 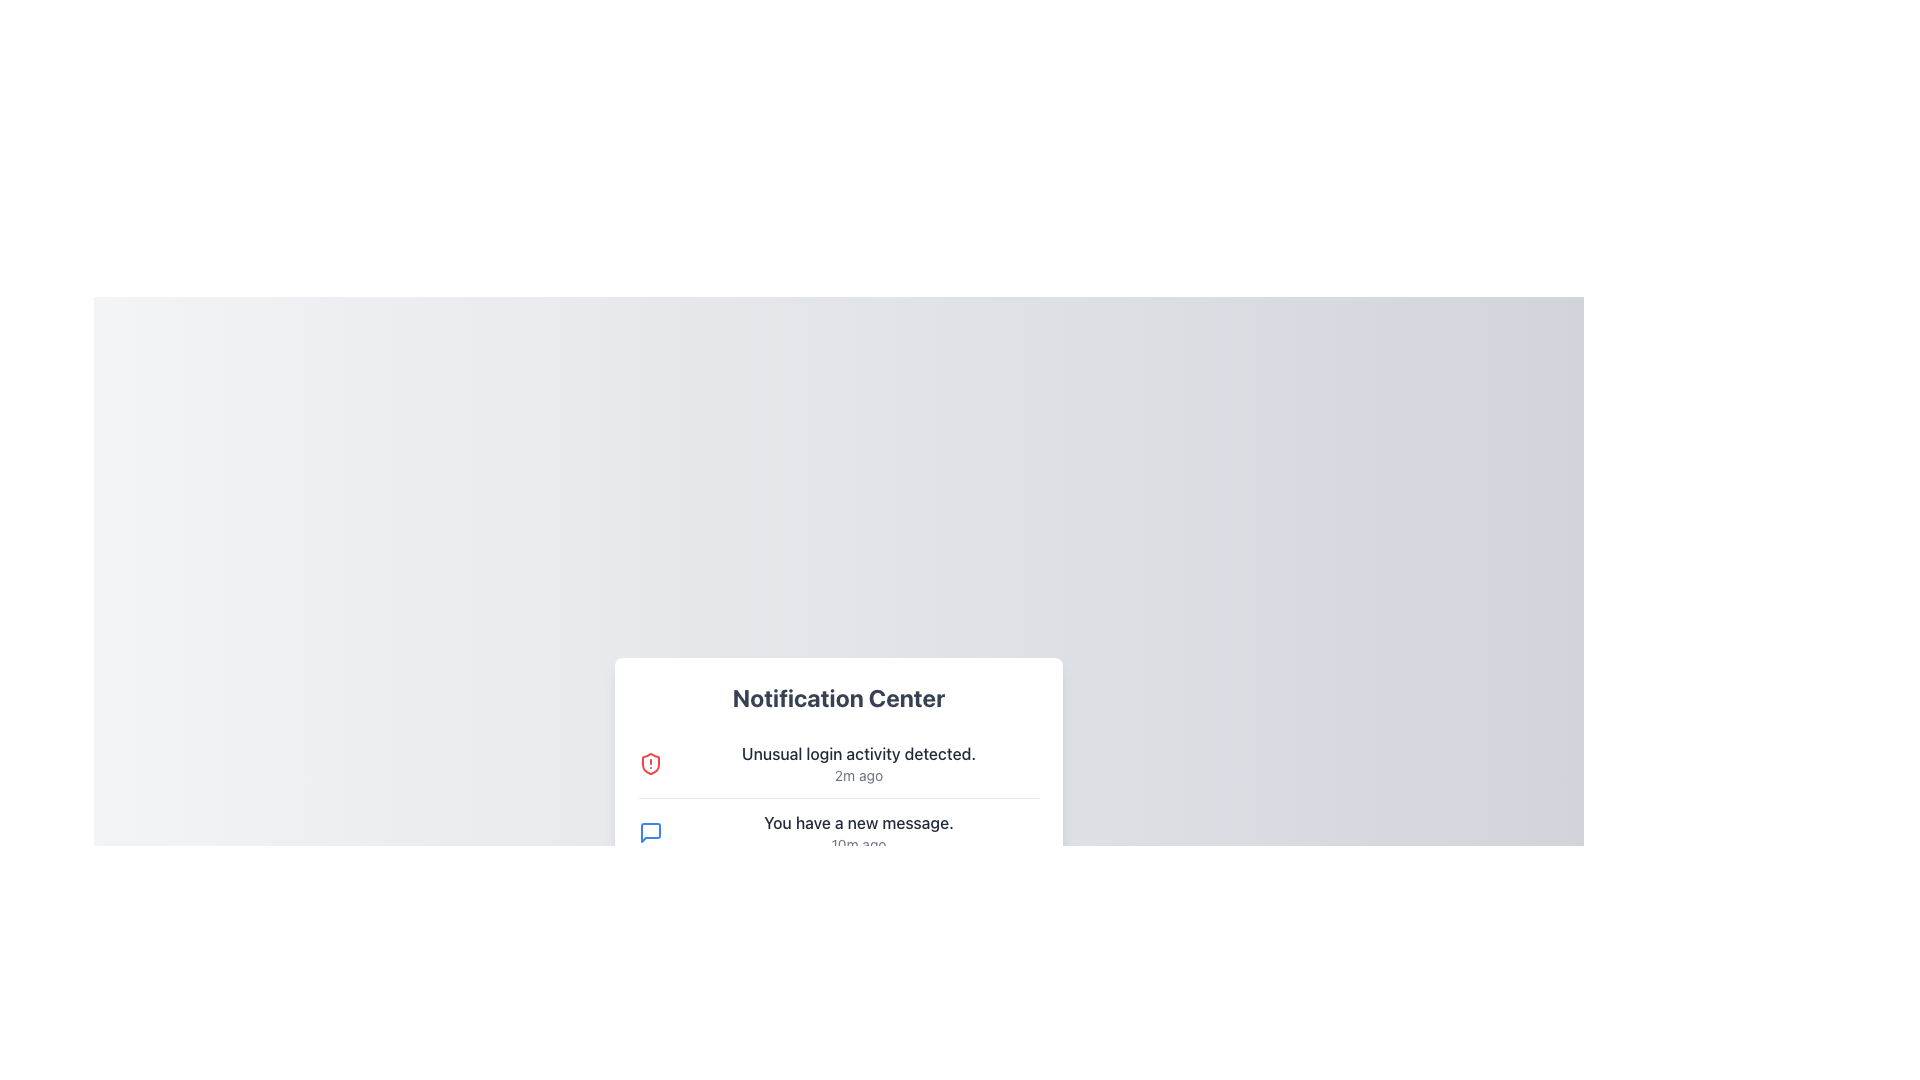 I want to click on the first notification item in the Notification Center that informs about suspicious login activity, so click(x=859, y=763).